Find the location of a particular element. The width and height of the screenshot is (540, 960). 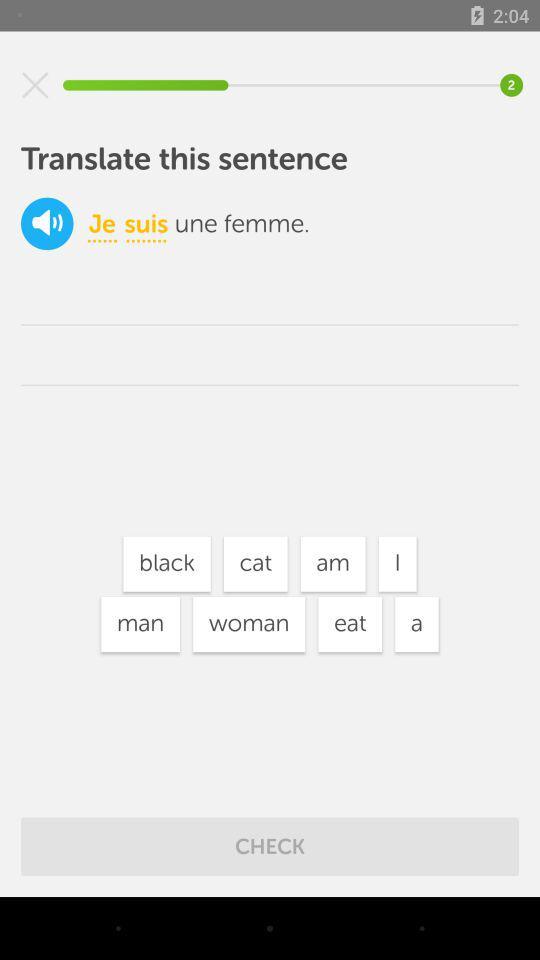

the star icon is located at coordinates (35, 85).